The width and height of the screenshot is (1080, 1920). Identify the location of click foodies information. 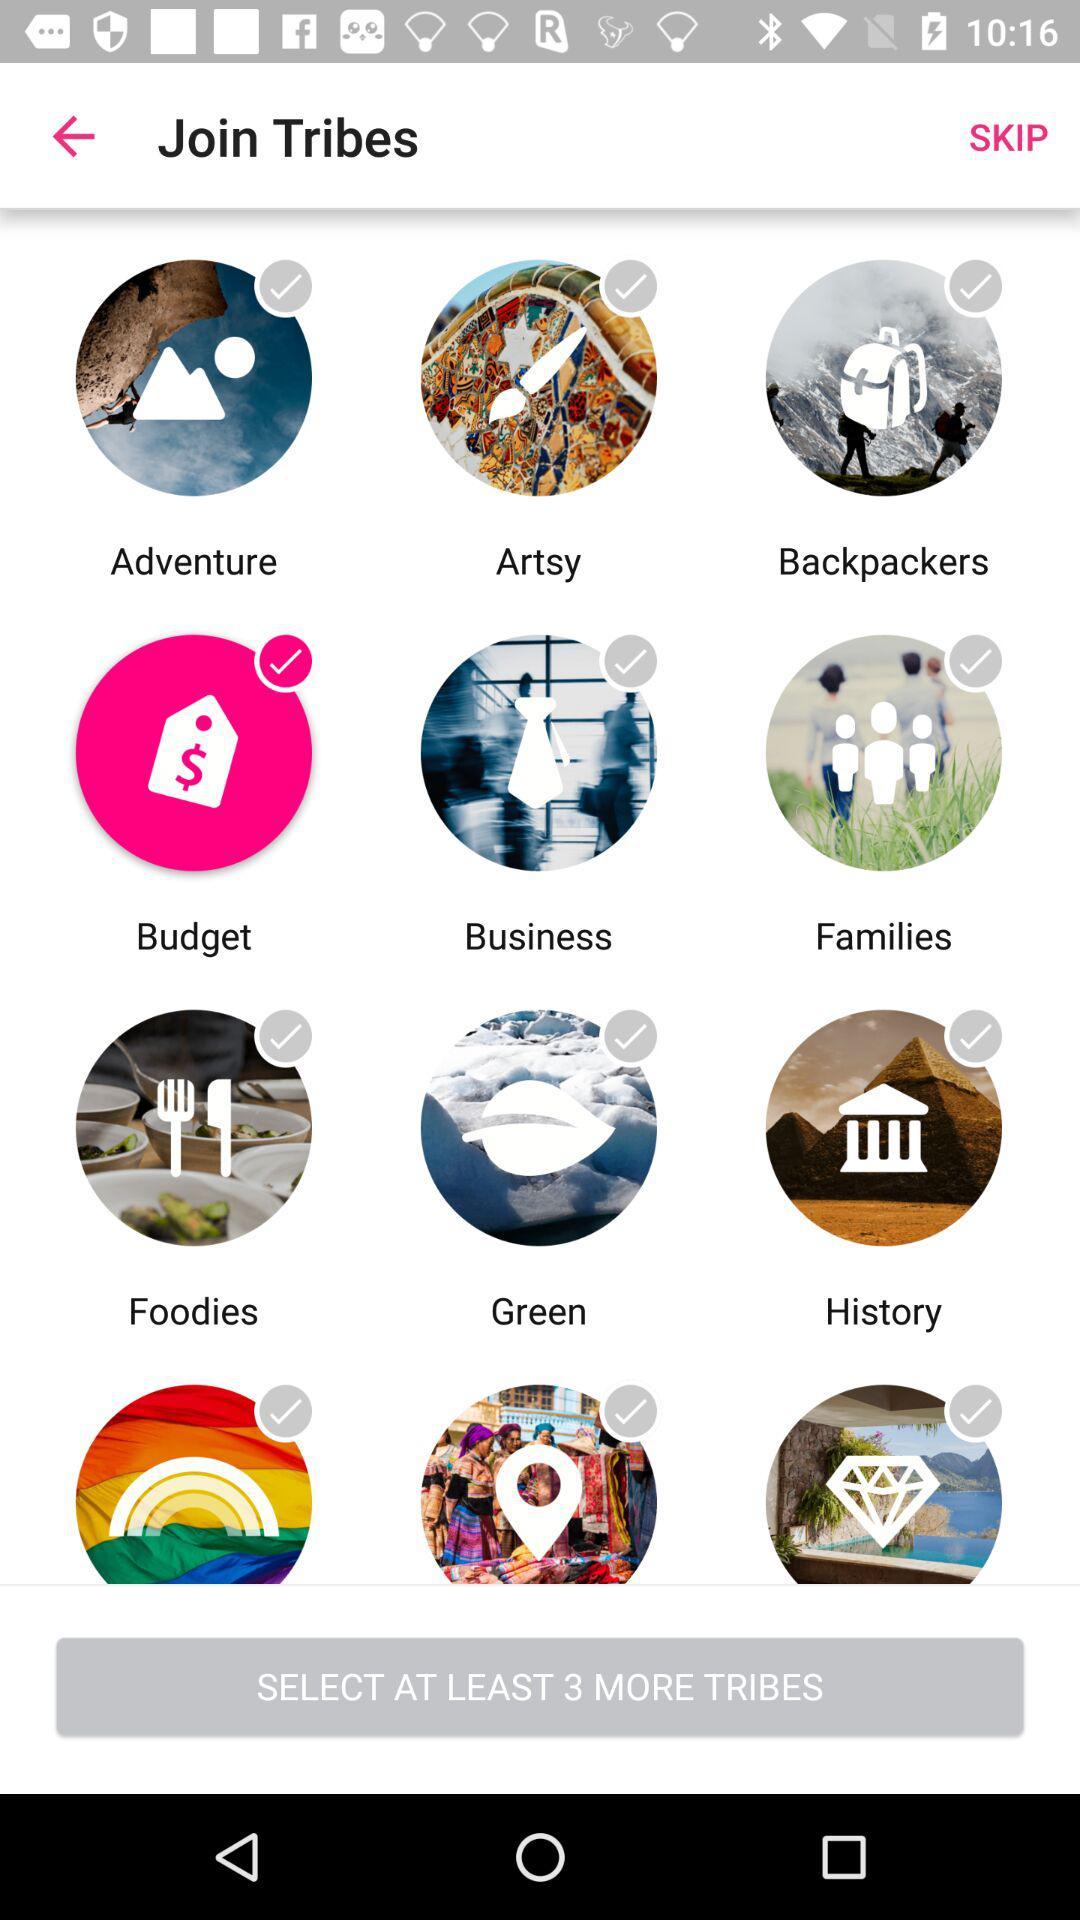
(193, 1122).